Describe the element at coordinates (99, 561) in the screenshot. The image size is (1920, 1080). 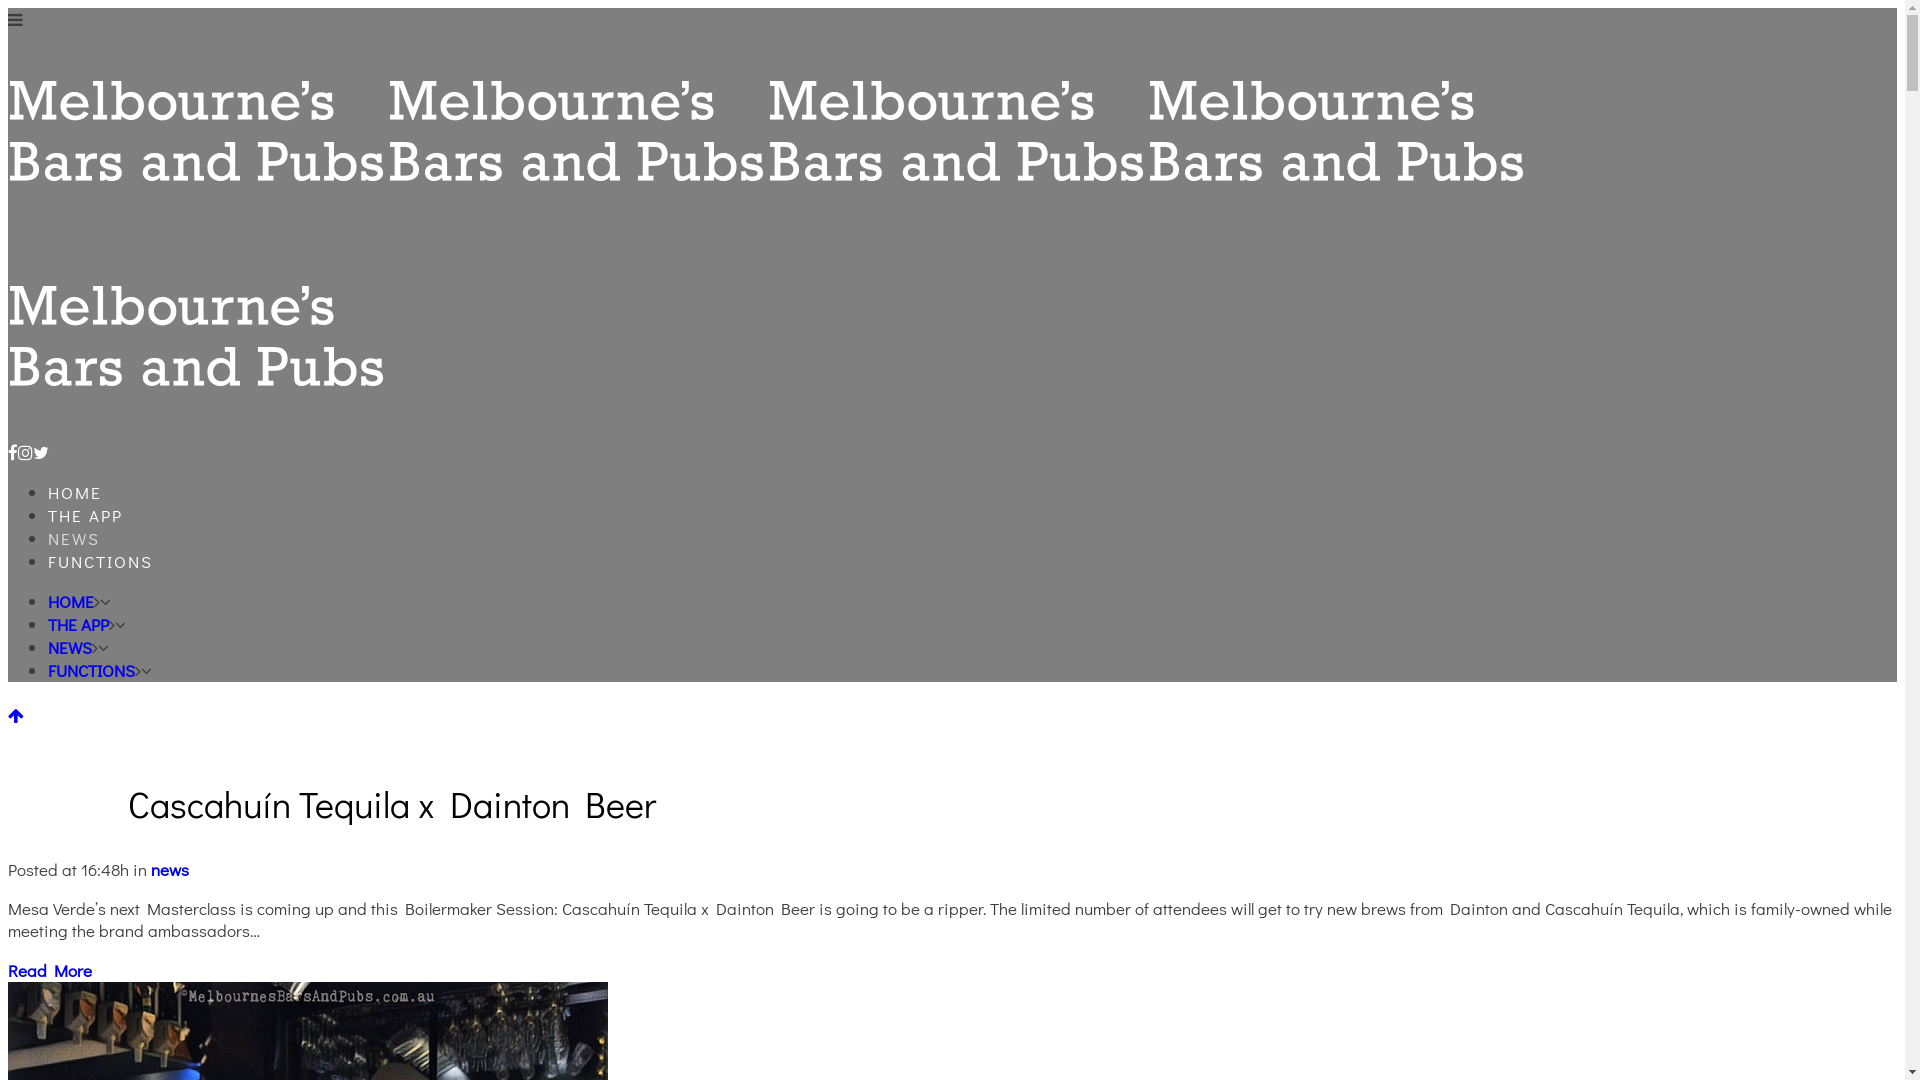
I see `'FUNCTIONS'` at that location.